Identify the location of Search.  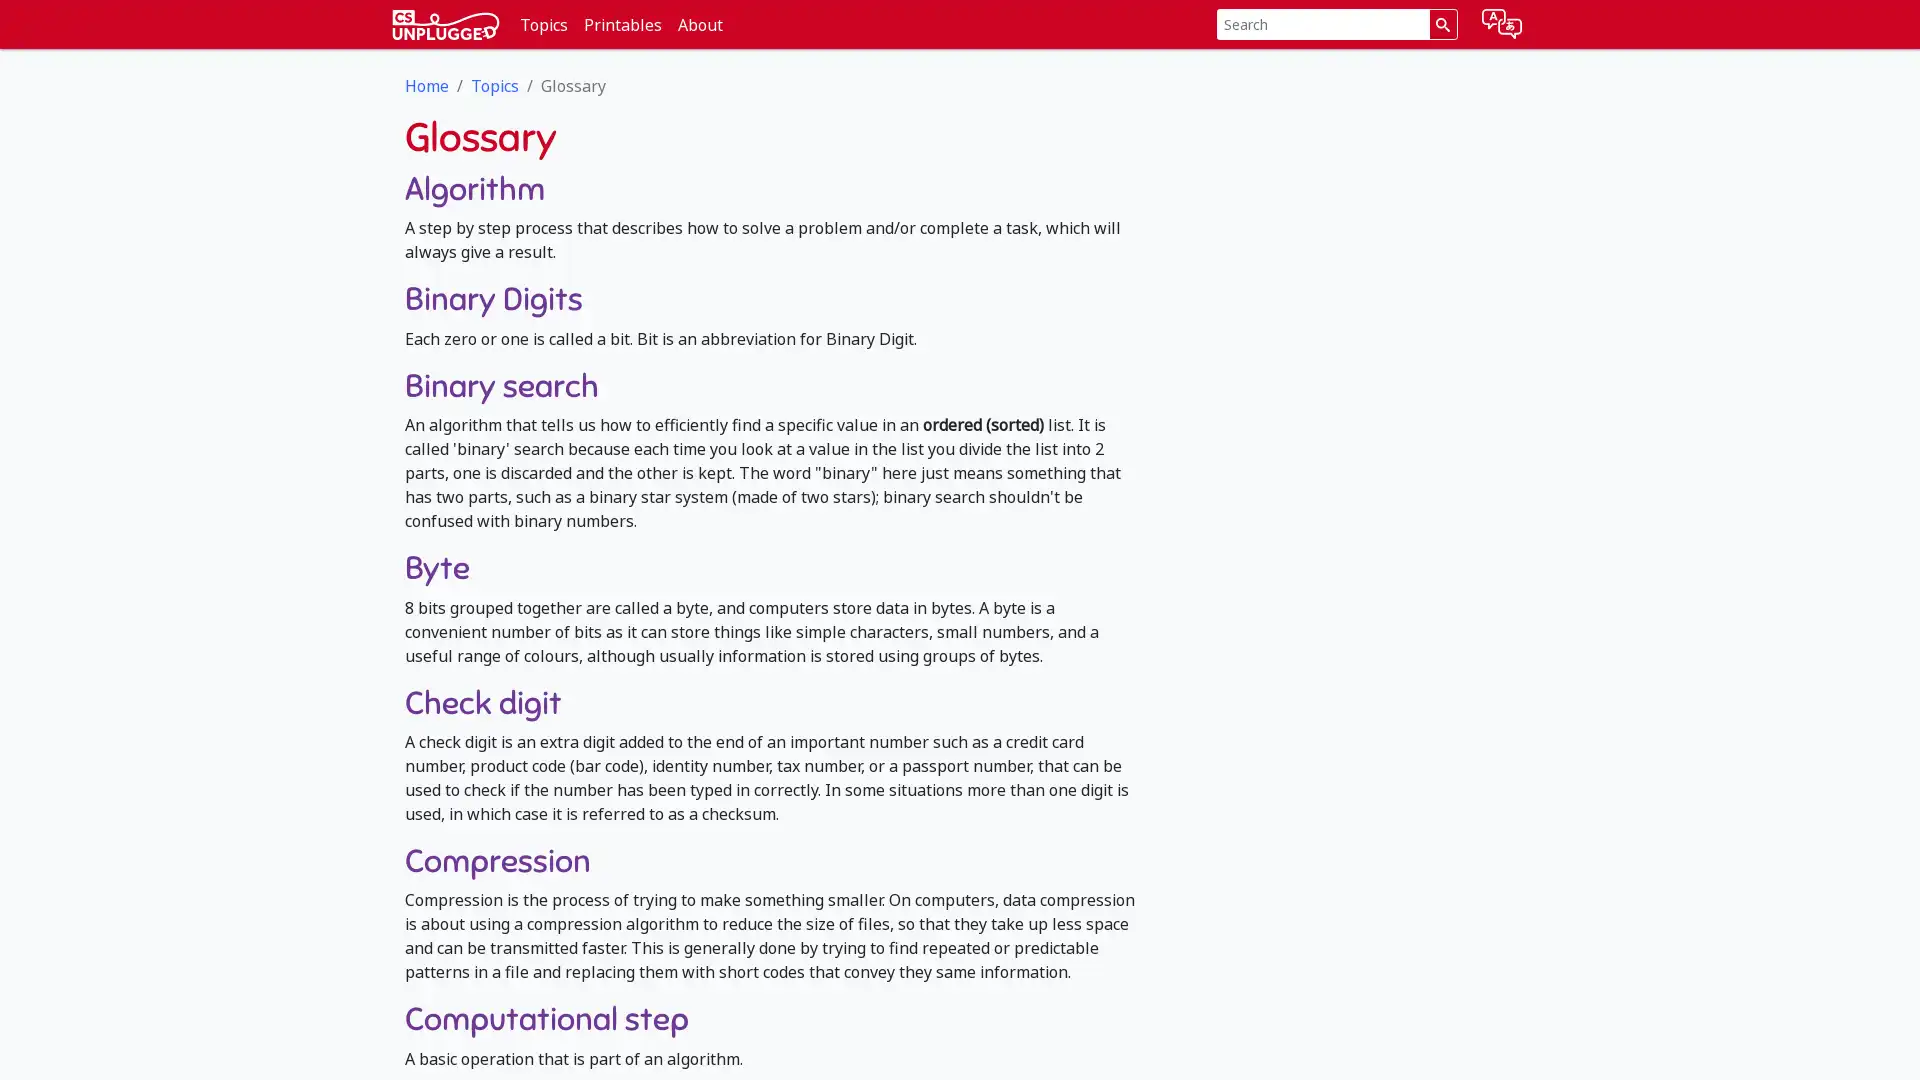
(1442, 24).